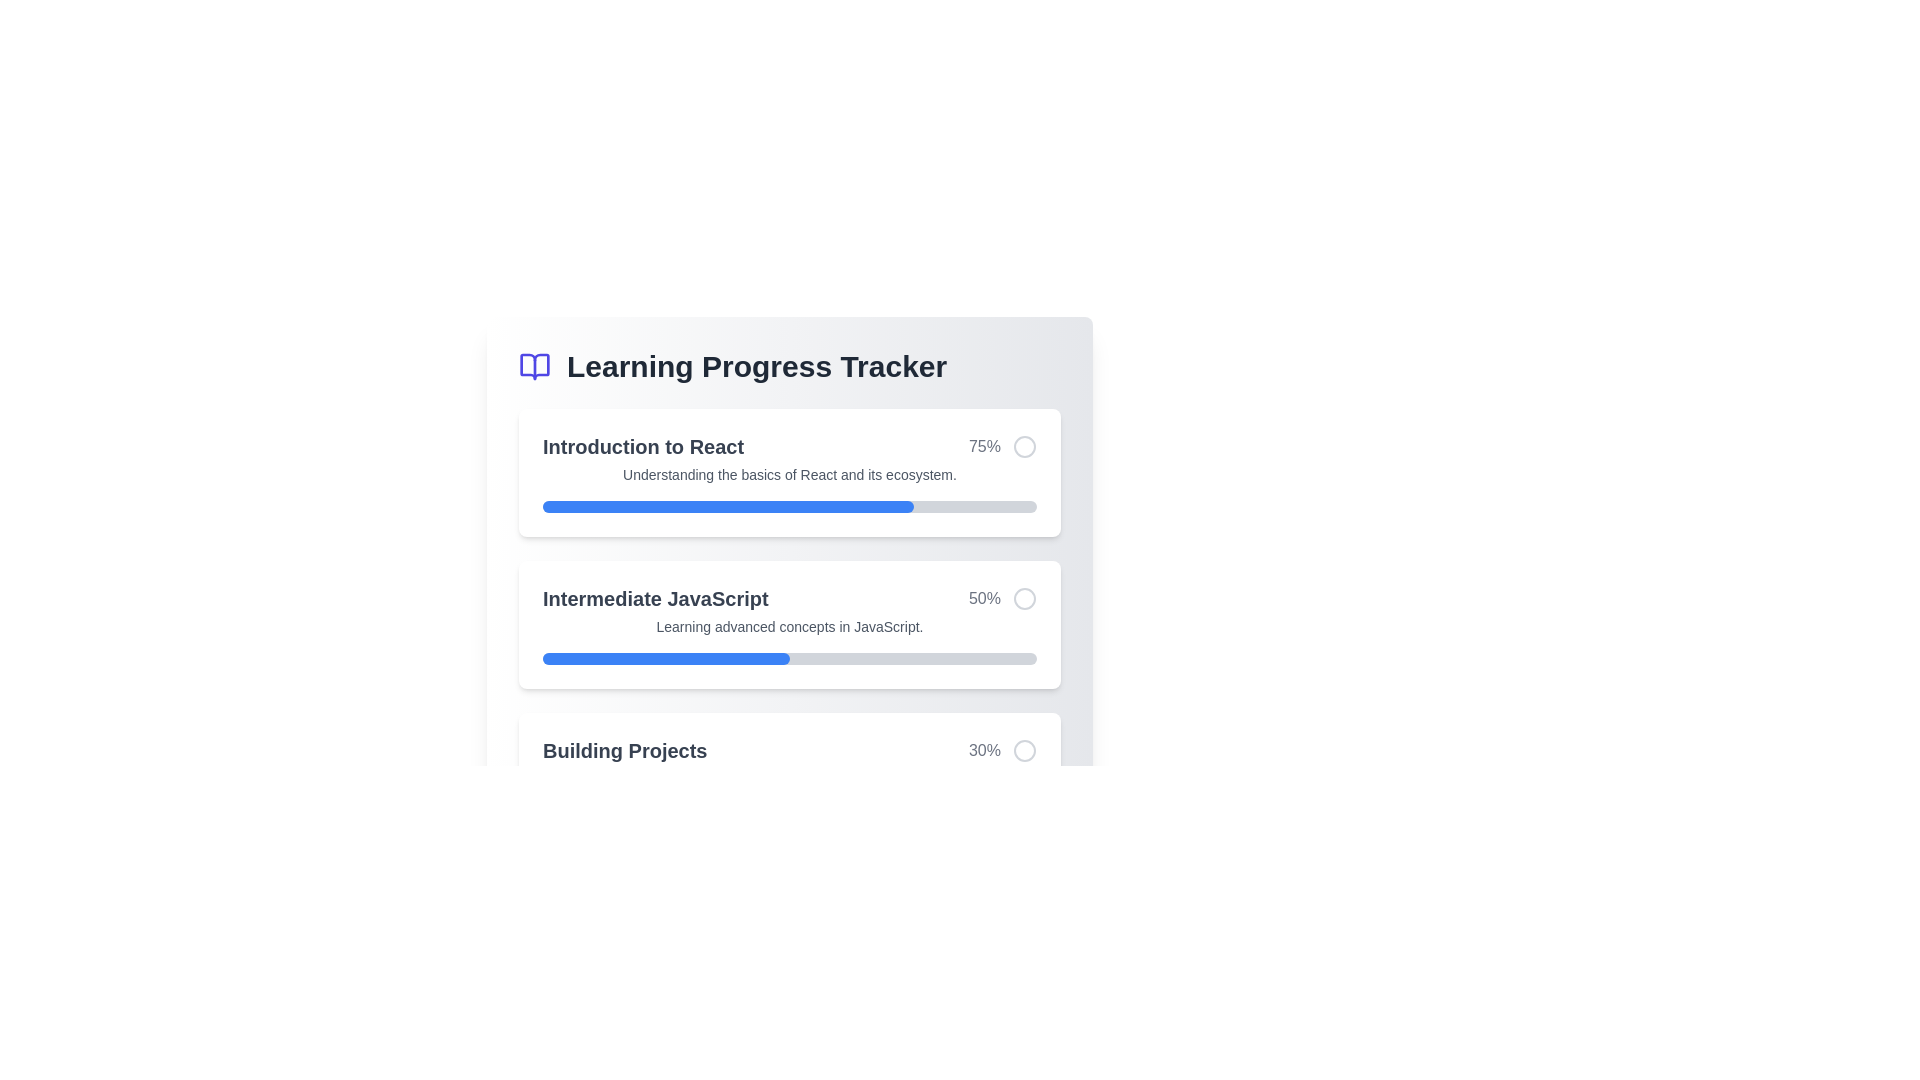 Image resolution: width=1920 pixels, height=1080 pixels. Describe the element at coordinates (789, 505) in the screenshot. I see `the progress representation of the horizontal progress bar located at the bottom of the 'Introduction to React' card, which has a gray background with a blue filled portion` at that location.